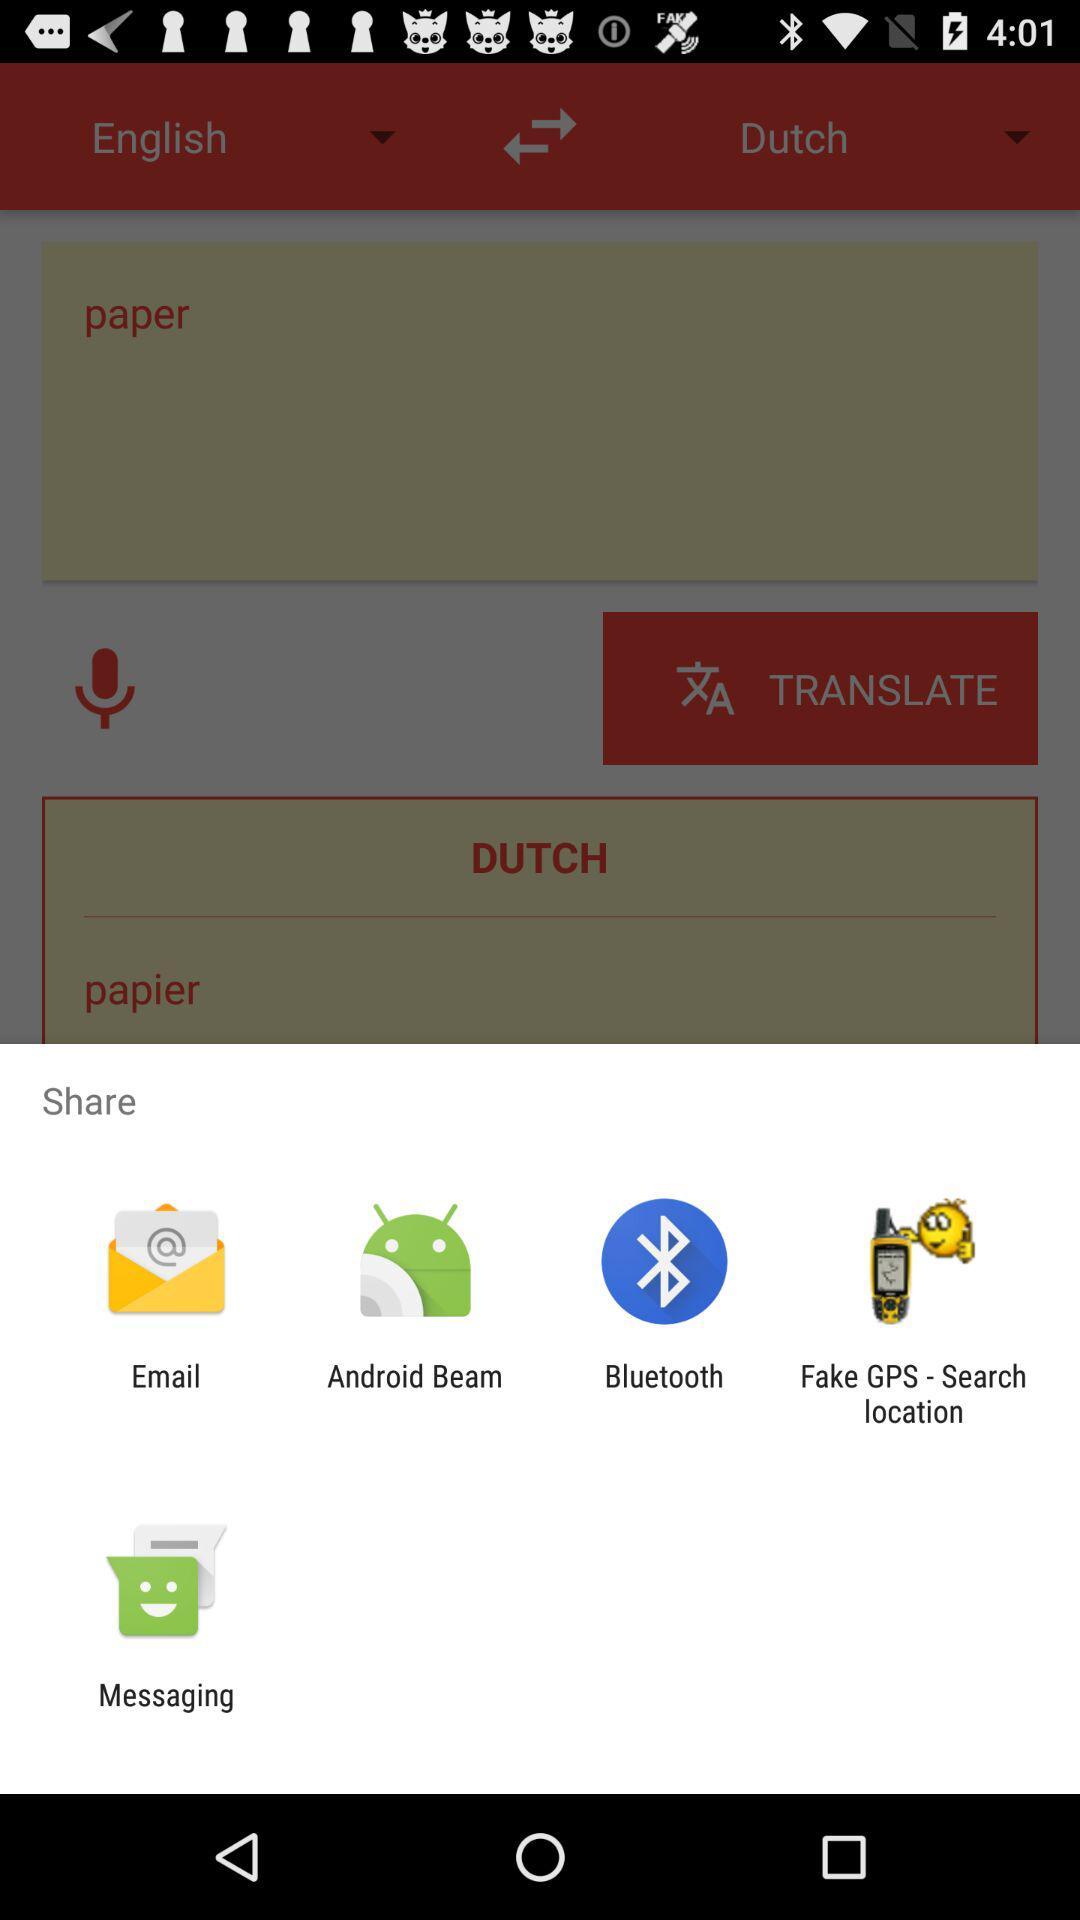 This screenshot has height=1920, width=1080. What do you see at coordinates (414, 1392) in the screenshot?
I see `the icon next to the bluetooth icon` at bounding box center [414, 1392].